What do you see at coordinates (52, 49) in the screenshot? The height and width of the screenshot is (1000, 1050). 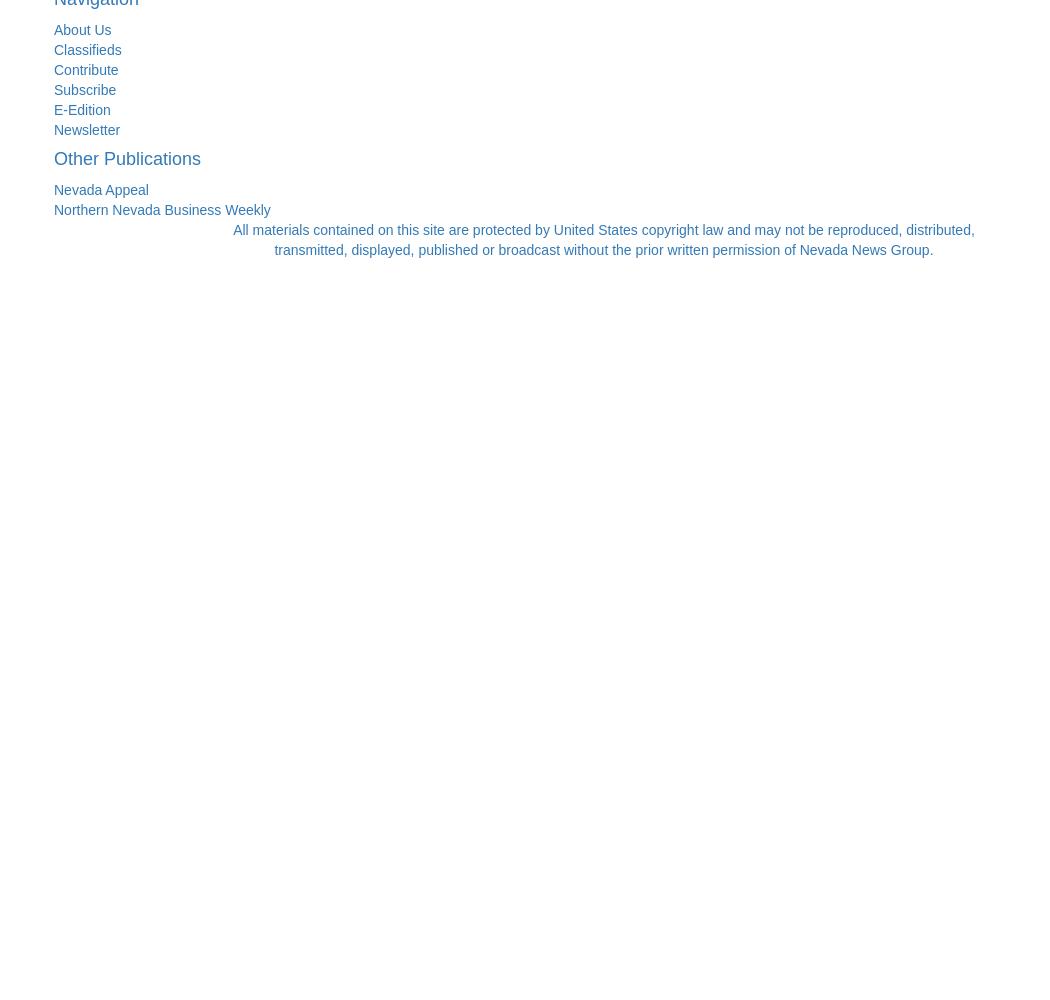 I see `'Classifieds'` at bounding box center [52, 49].